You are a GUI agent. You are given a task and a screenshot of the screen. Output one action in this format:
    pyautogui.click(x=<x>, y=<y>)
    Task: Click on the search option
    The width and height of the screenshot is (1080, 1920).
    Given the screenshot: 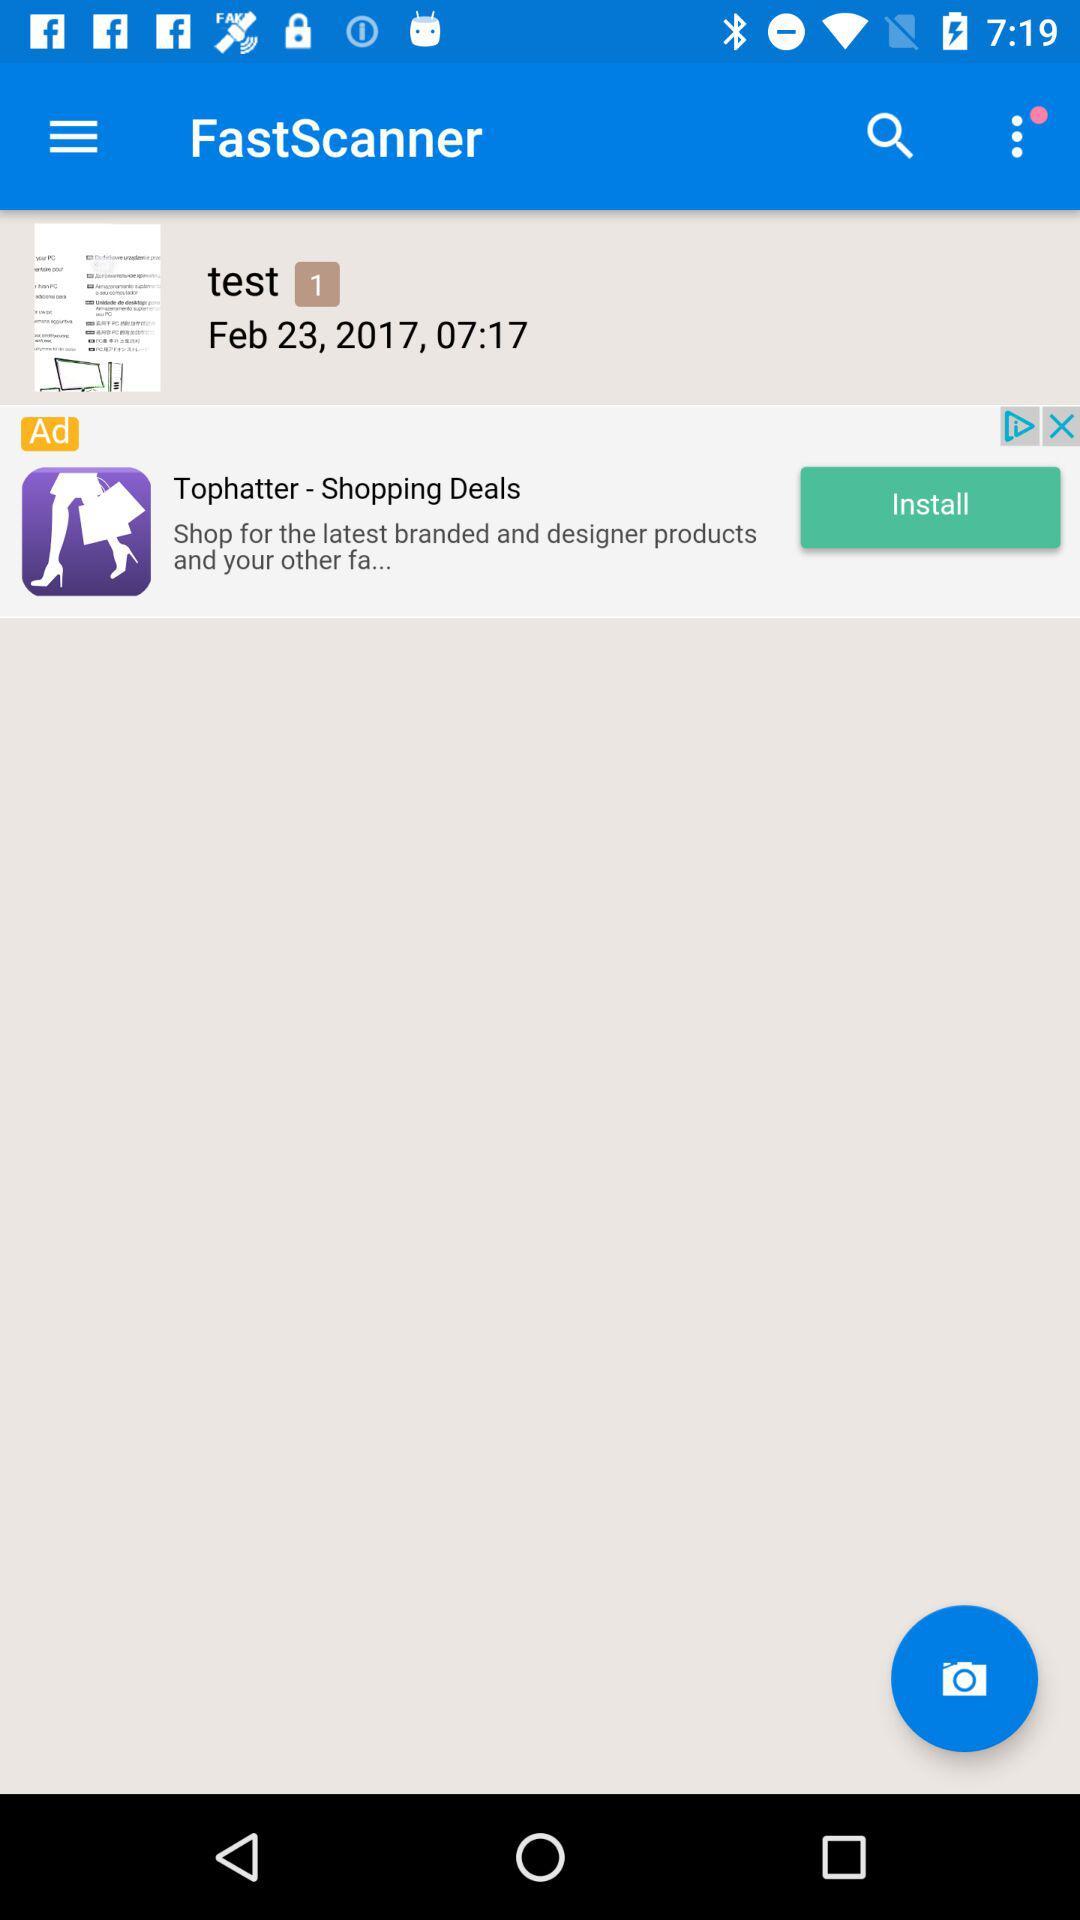 What is the action you would take?
    pyautogui.click(x=890, y=135)
    